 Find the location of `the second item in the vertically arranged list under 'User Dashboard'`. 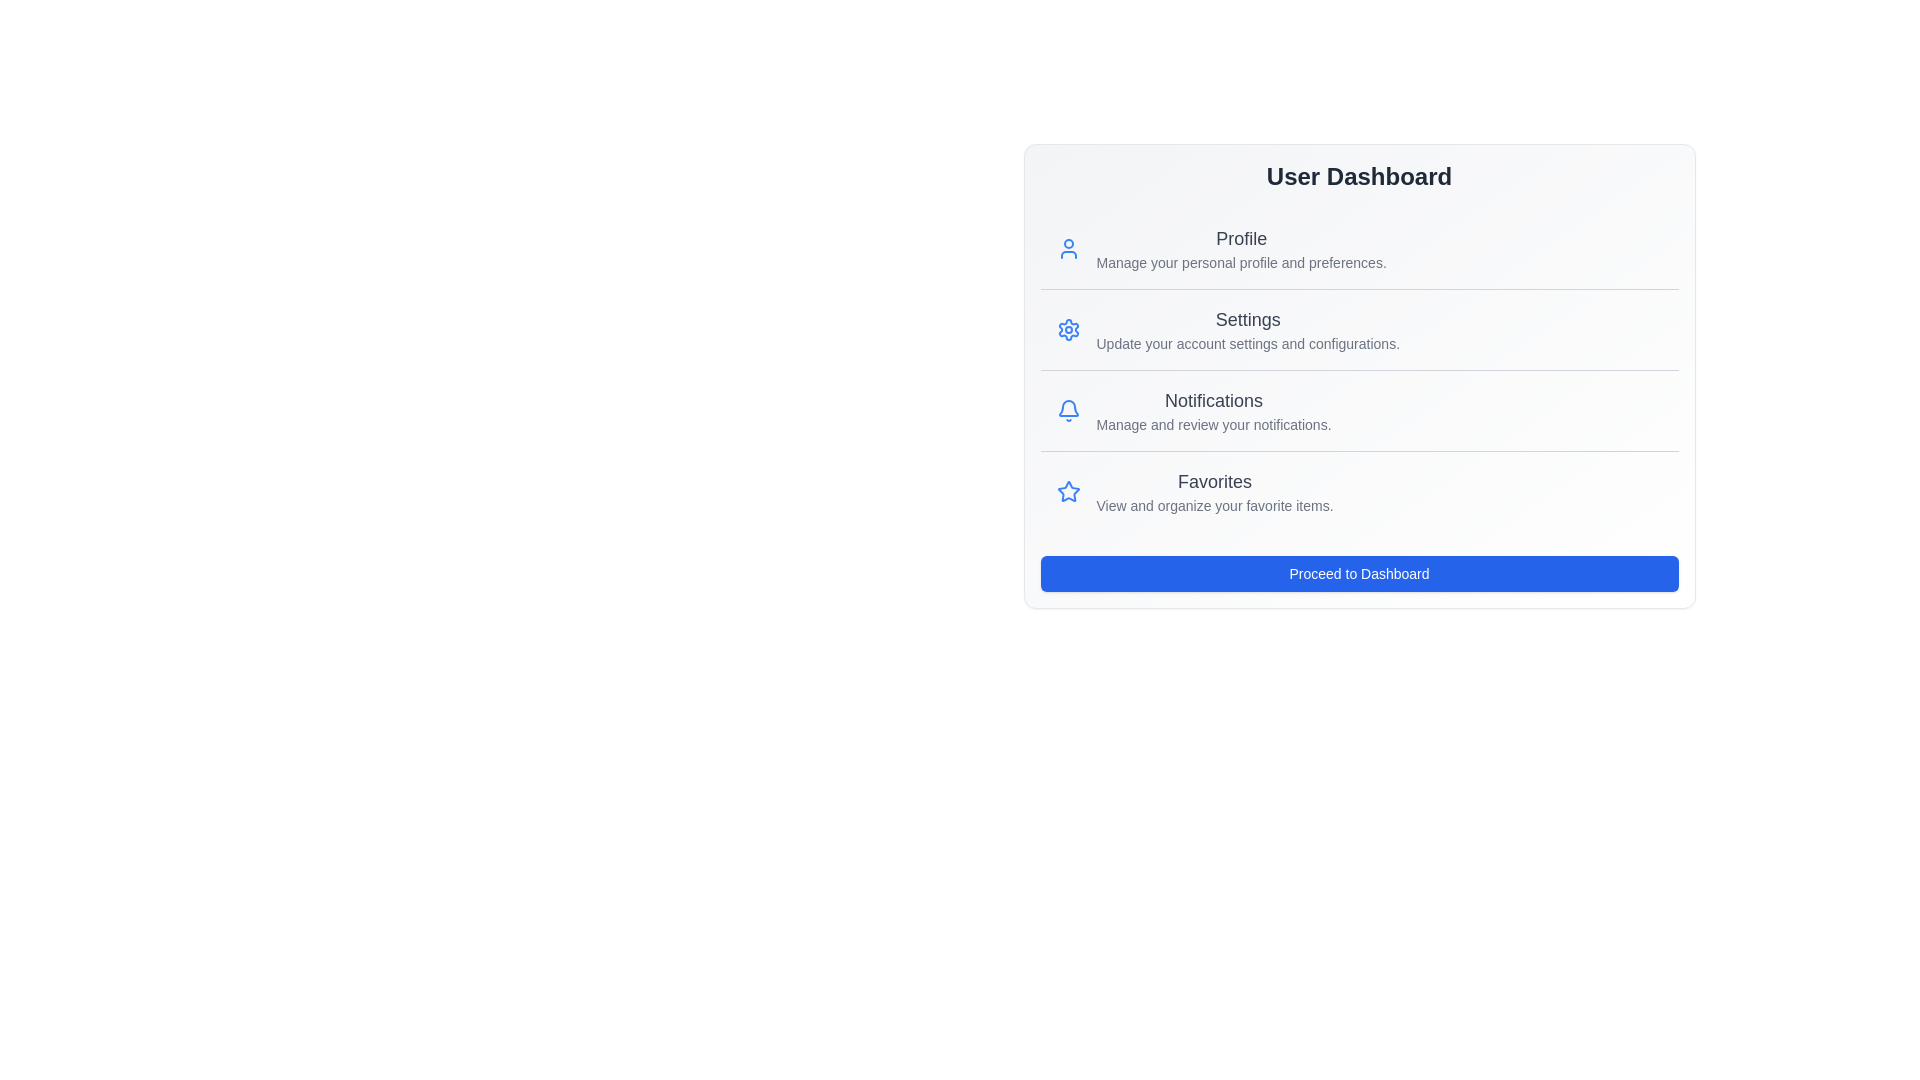

the second item in the vertically arranged list under 'User Dashboard' is located at coordinates (1359, 328).